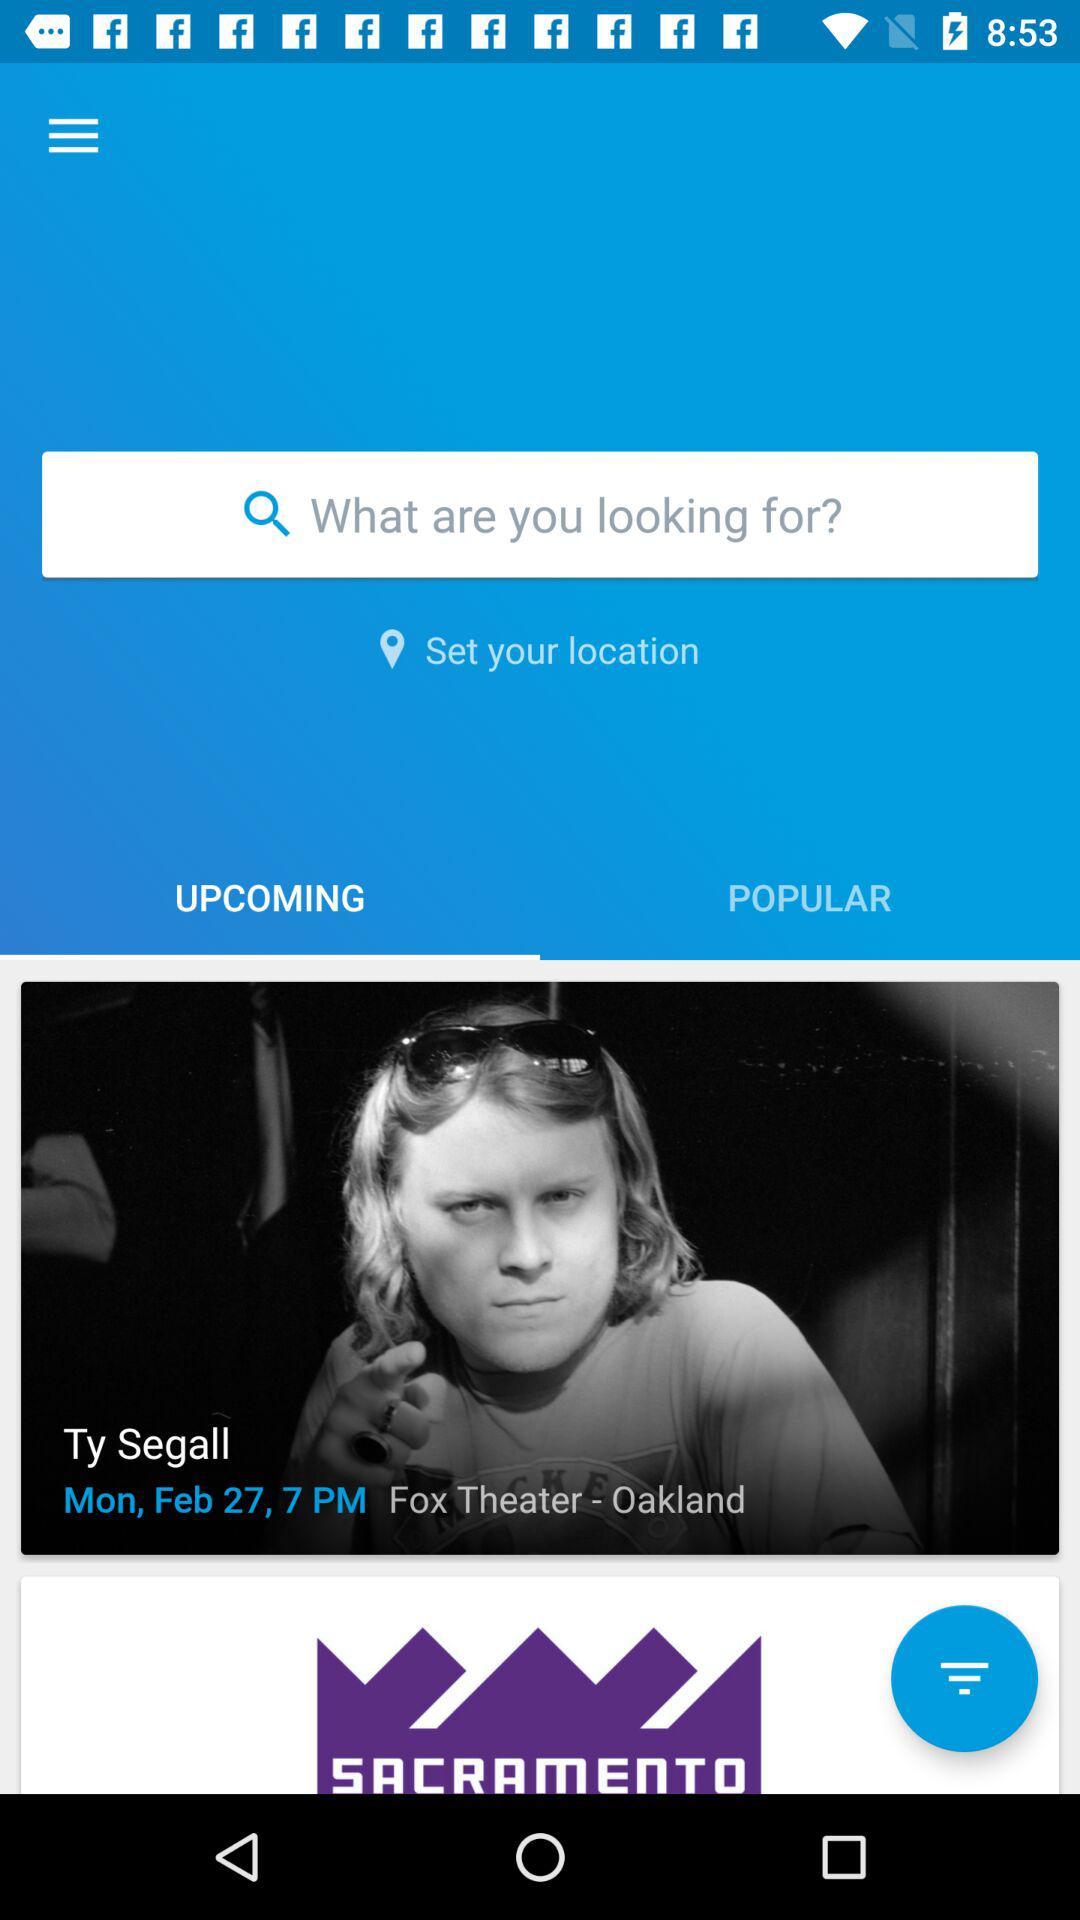  I want to click on icon at the bottom right corner, so click(963, 1678).